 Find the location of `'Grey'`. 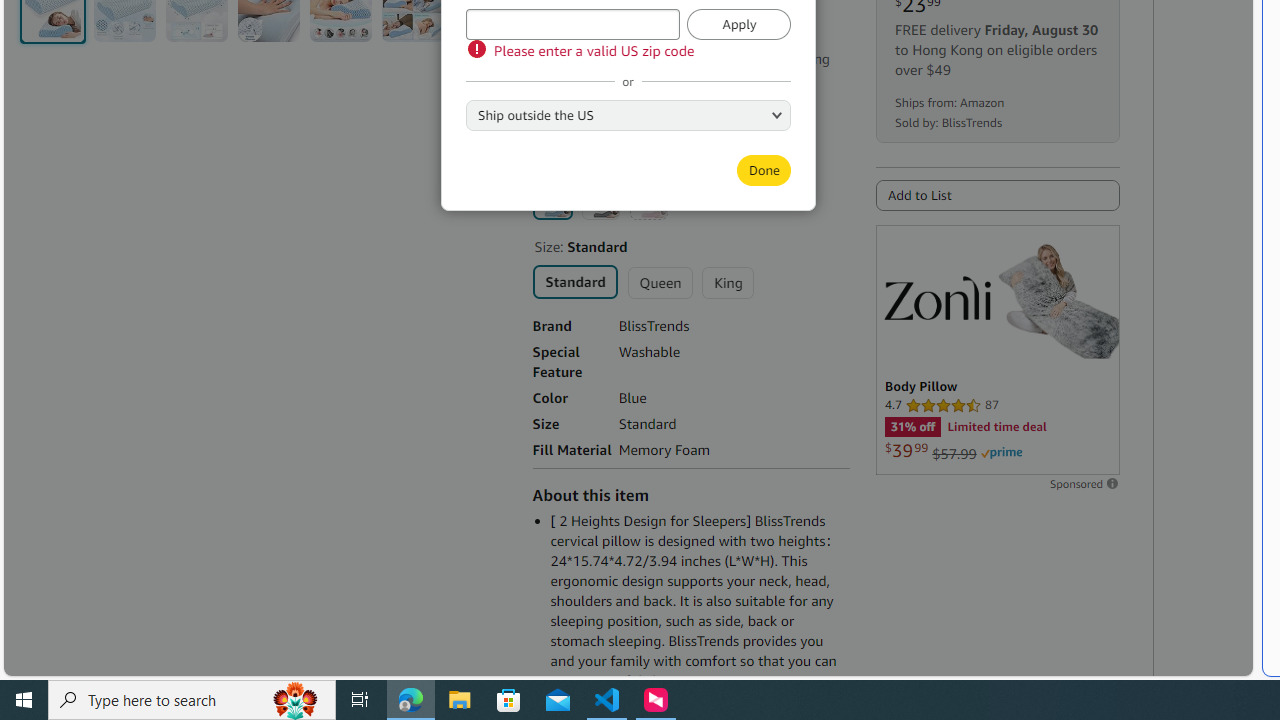

'Grey' is located at coordinates (599, 200).